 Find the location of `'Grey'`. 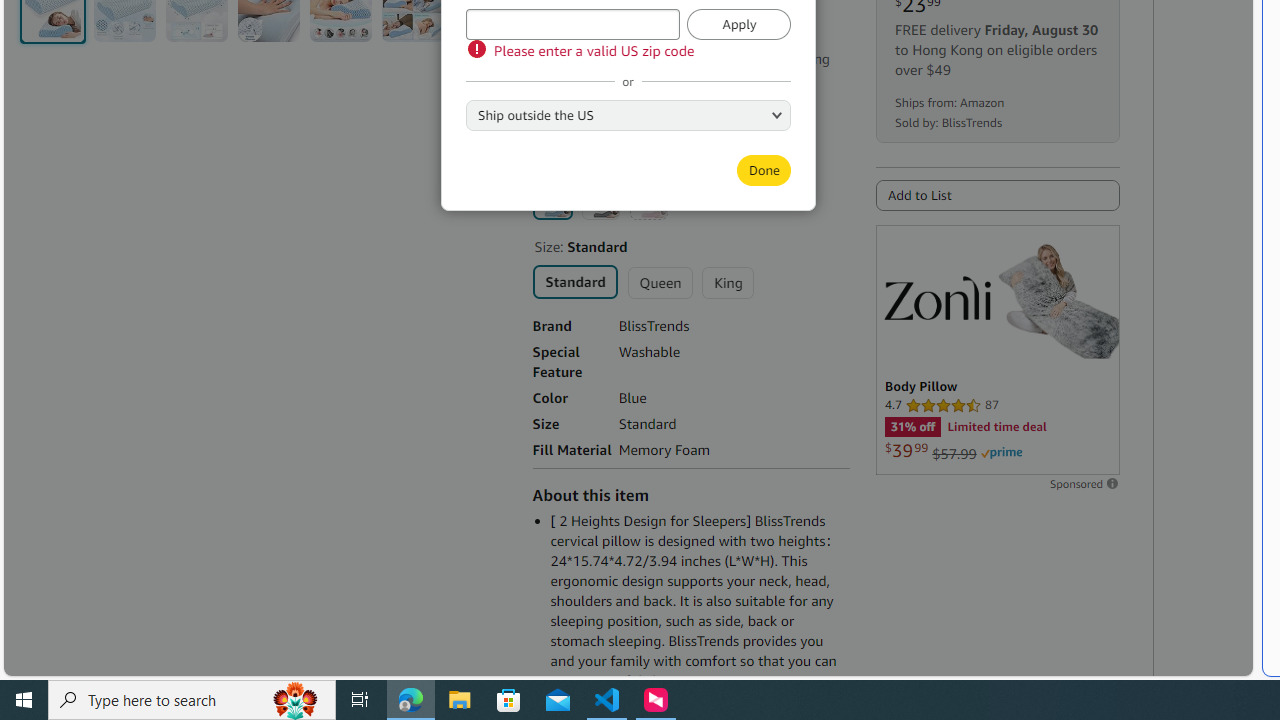

'Grey' is located at coordinates (599, 200).